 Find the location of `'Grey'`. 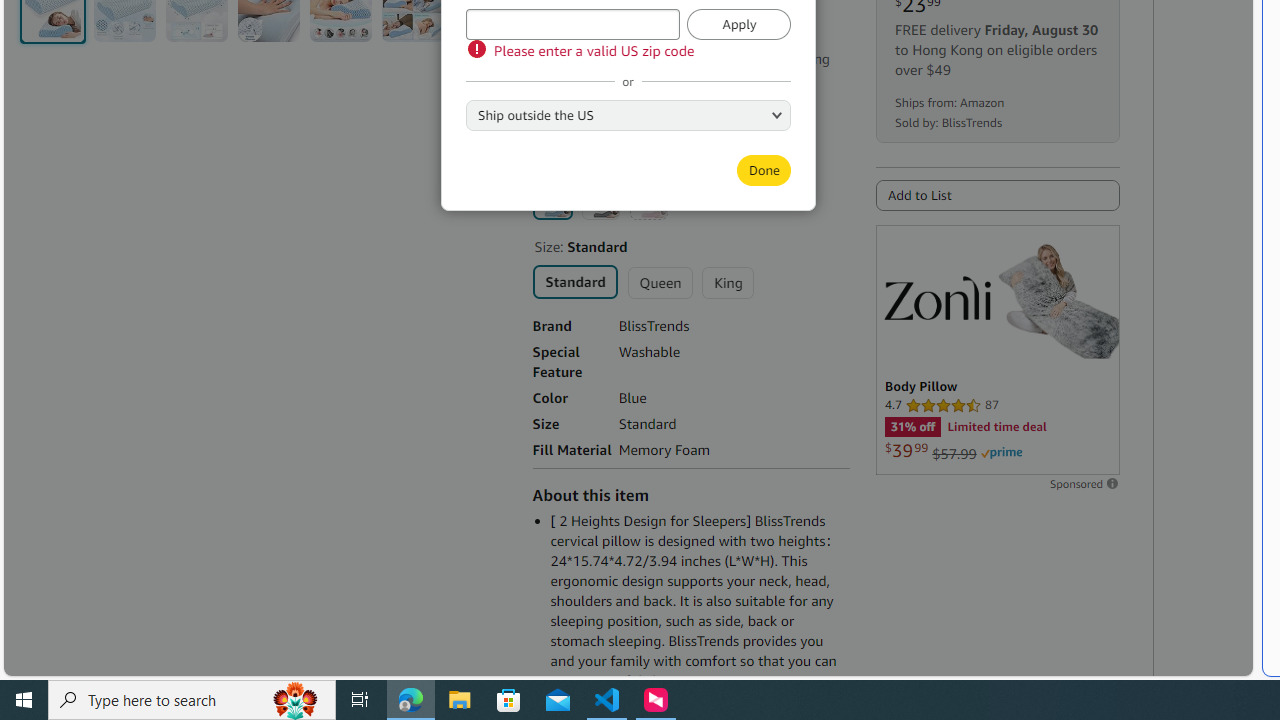

'Grey' is located at coordinates (599, 200).